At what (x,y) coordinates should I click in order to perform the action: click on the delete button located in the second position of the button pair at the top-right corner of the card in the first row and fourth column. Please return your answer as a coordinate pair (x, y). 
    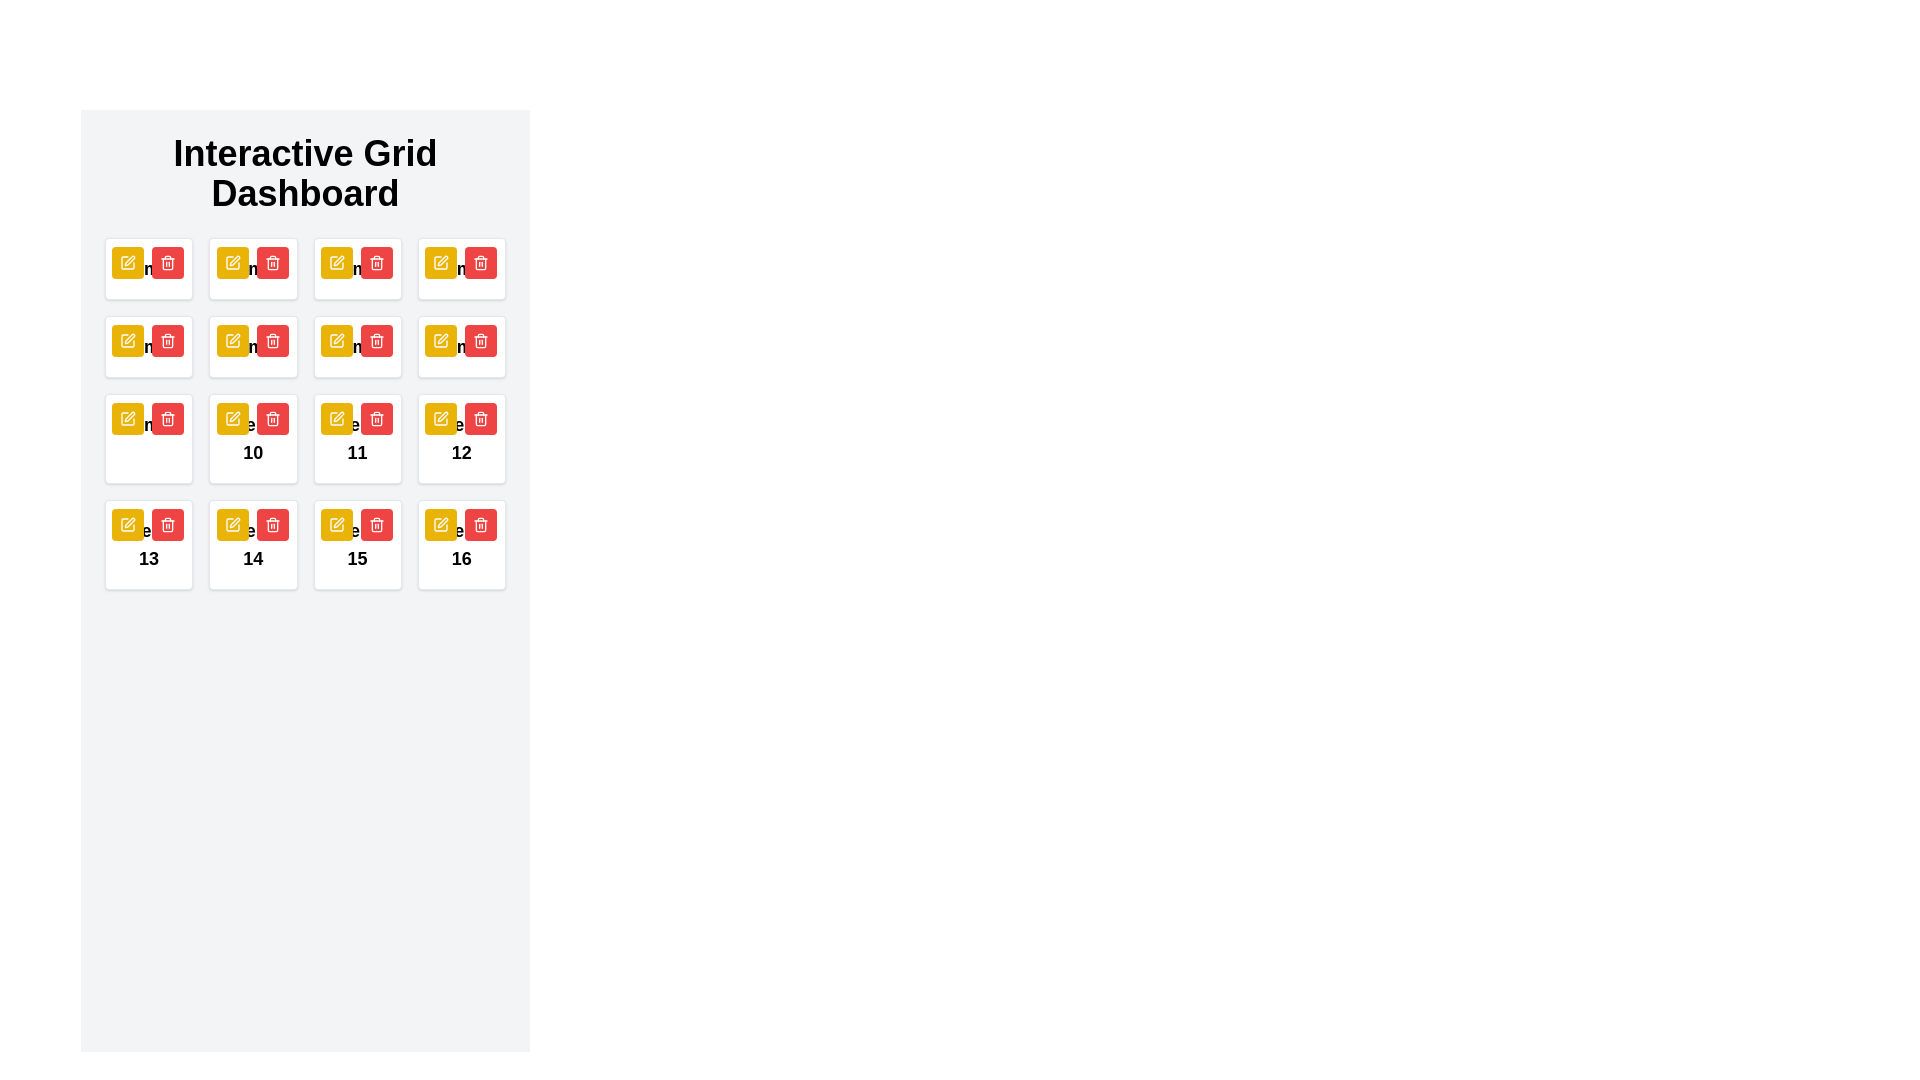
    Looking at the image, I should click on (480, 261).